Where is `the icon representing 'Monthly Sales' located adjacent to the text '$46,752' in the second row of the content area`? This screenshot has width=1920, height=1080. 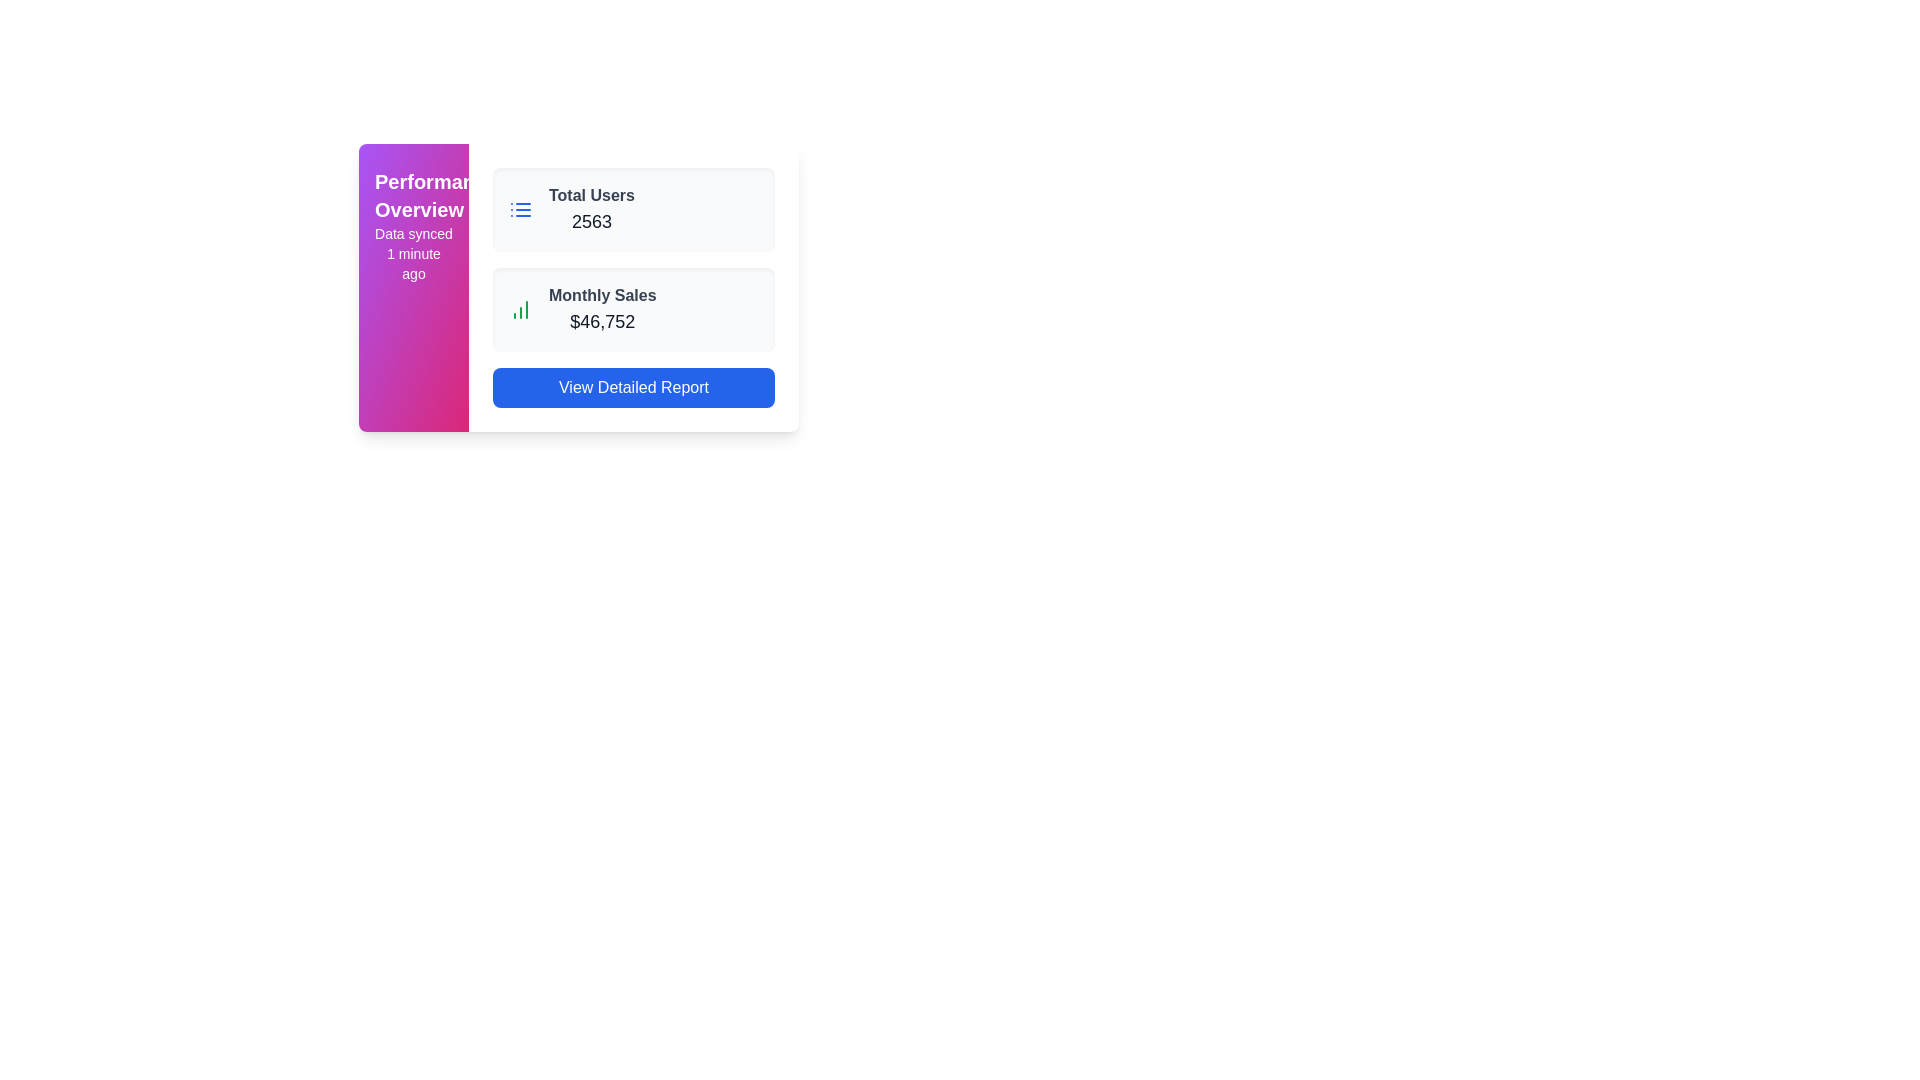
the icon representing 'Monthly Sales' located adjacent to the text '$46,752' in the second row of the content area is located at coordinates (521, 309).